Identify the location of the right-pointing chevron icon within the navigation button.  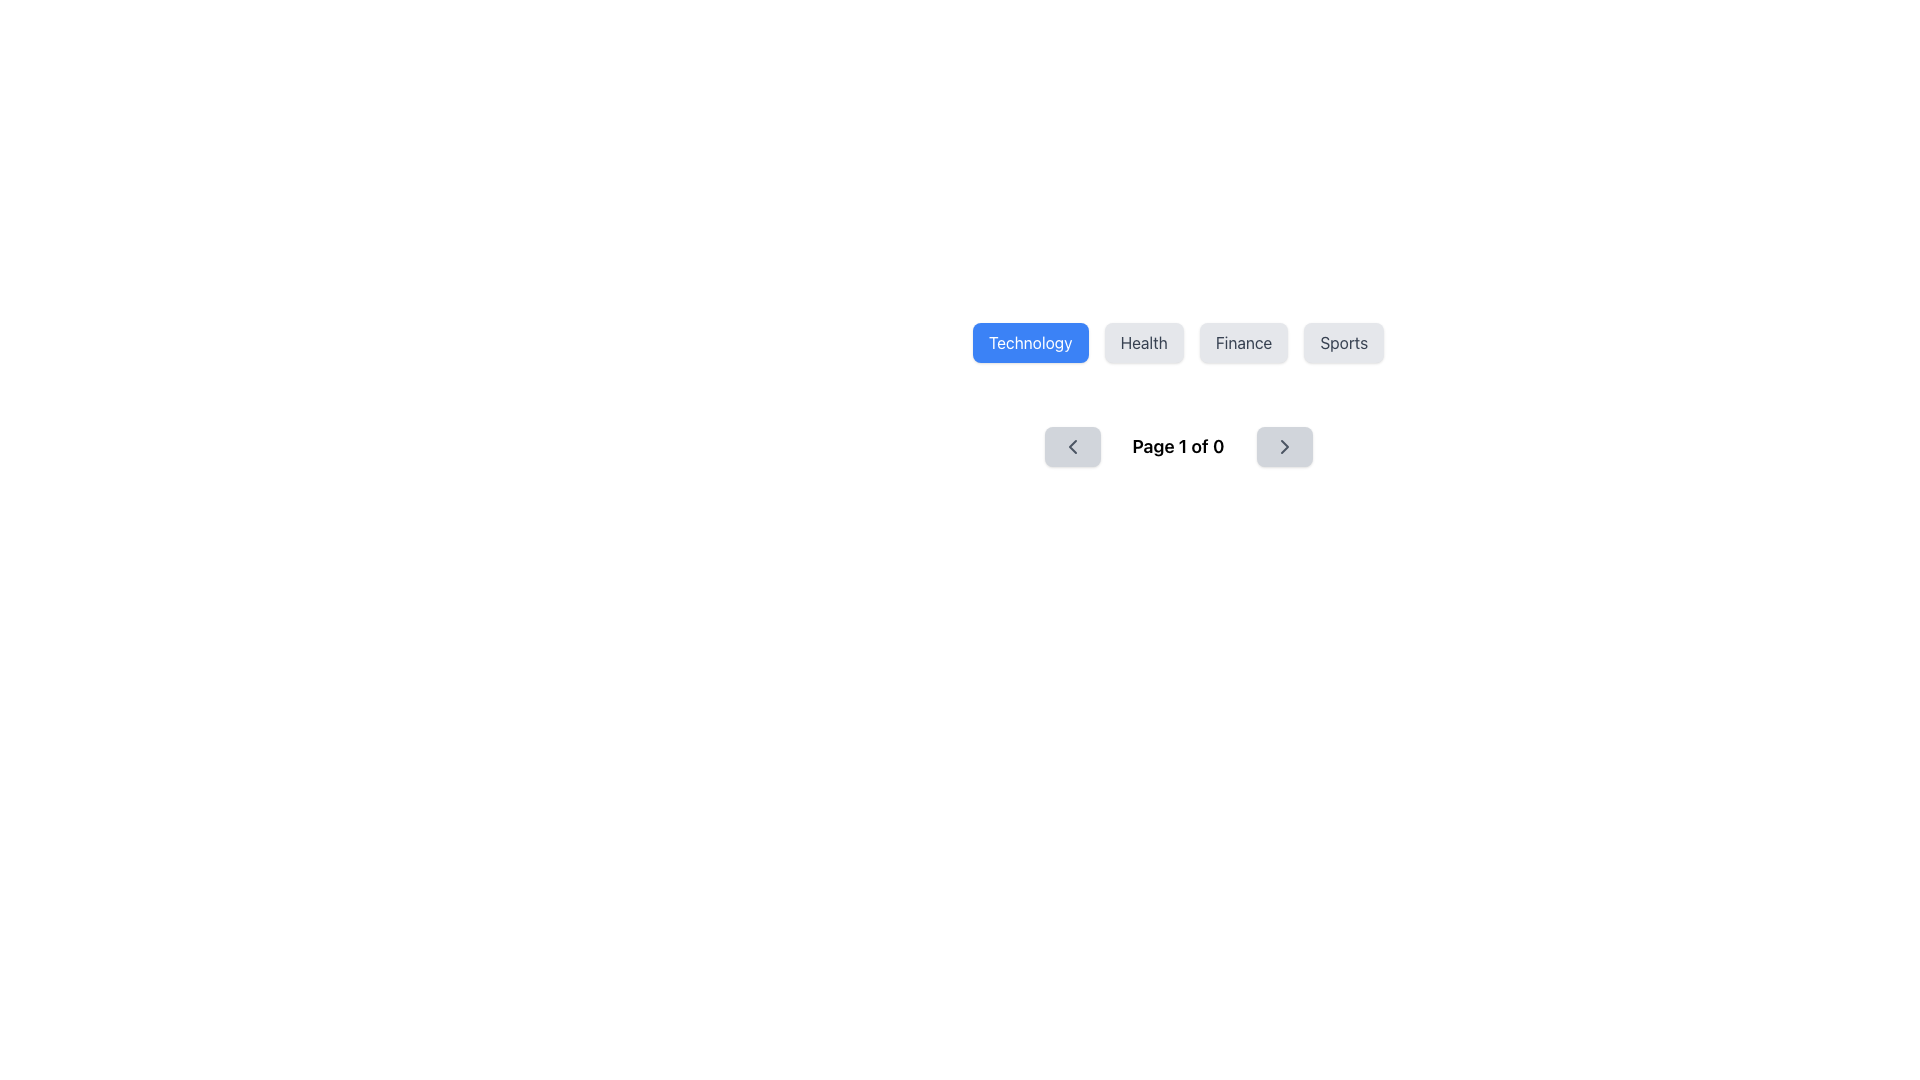
(1284, 446).